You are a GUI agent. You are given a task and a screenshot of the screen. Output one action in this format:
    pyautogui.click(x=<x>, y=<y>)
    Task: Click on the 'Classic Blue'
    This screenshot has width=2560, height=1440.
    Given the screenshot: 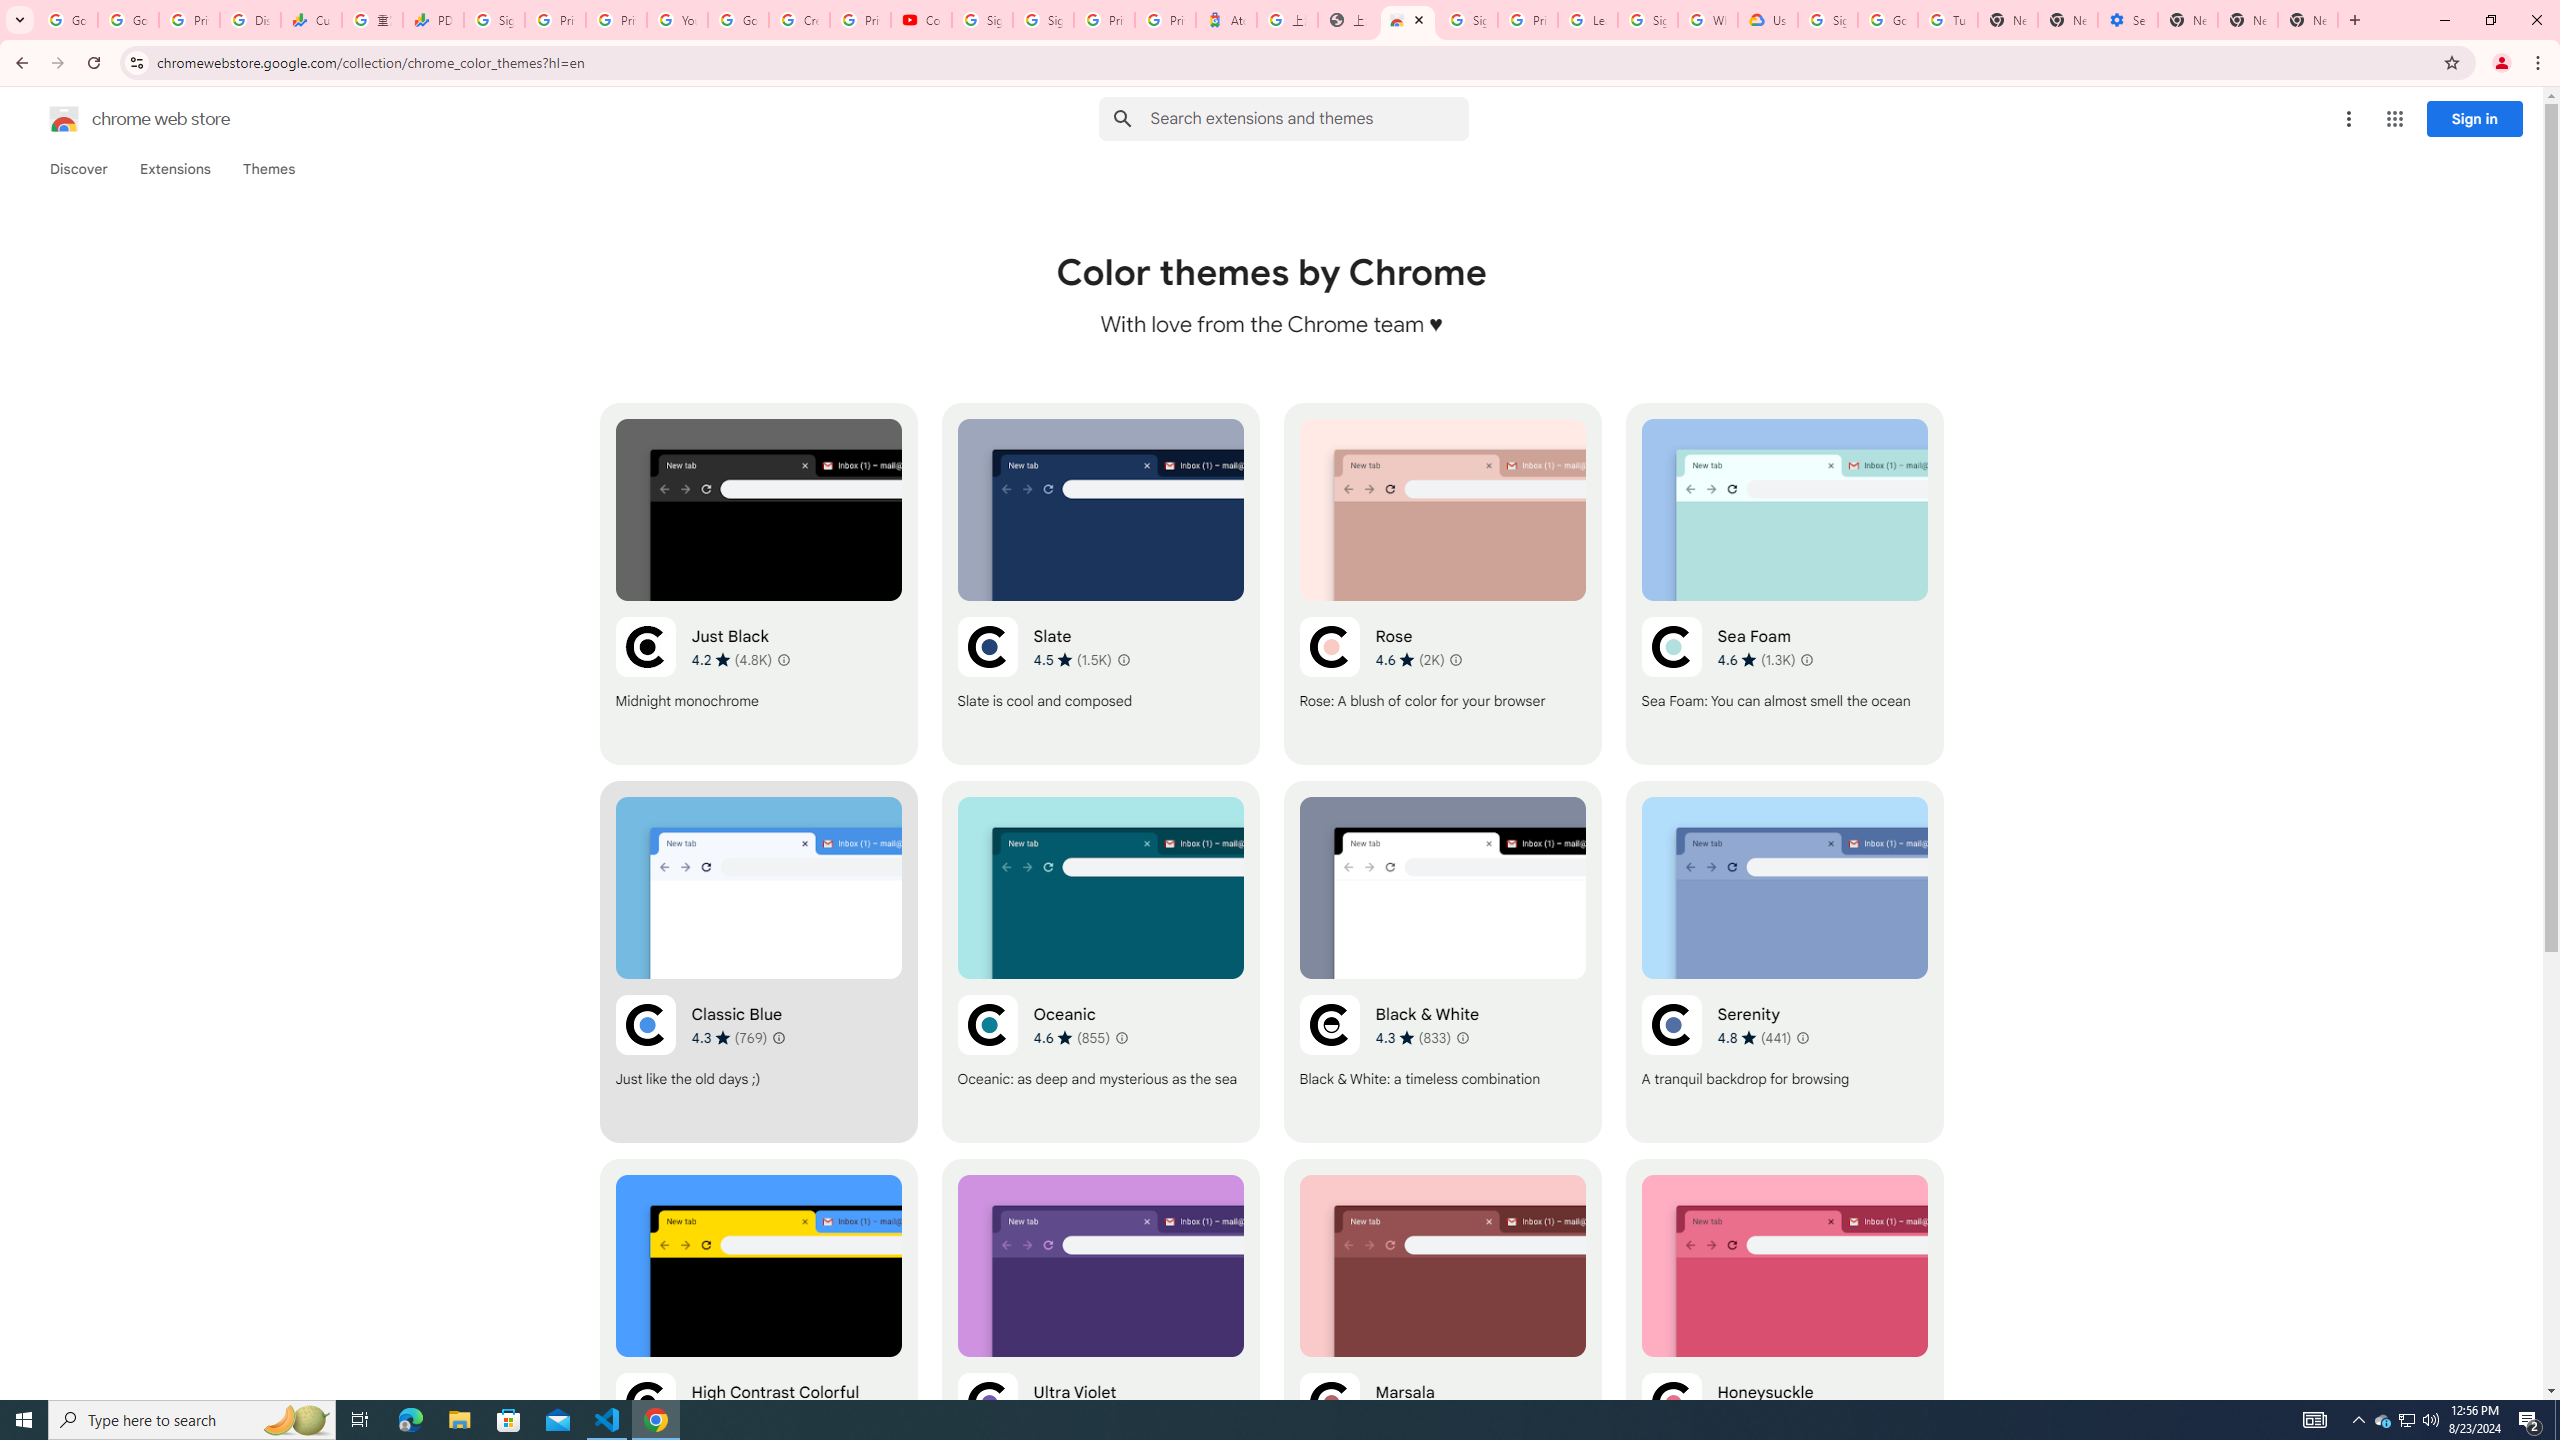 What is the action you would take?
    pyautogui.click(x=758, y=961)
    